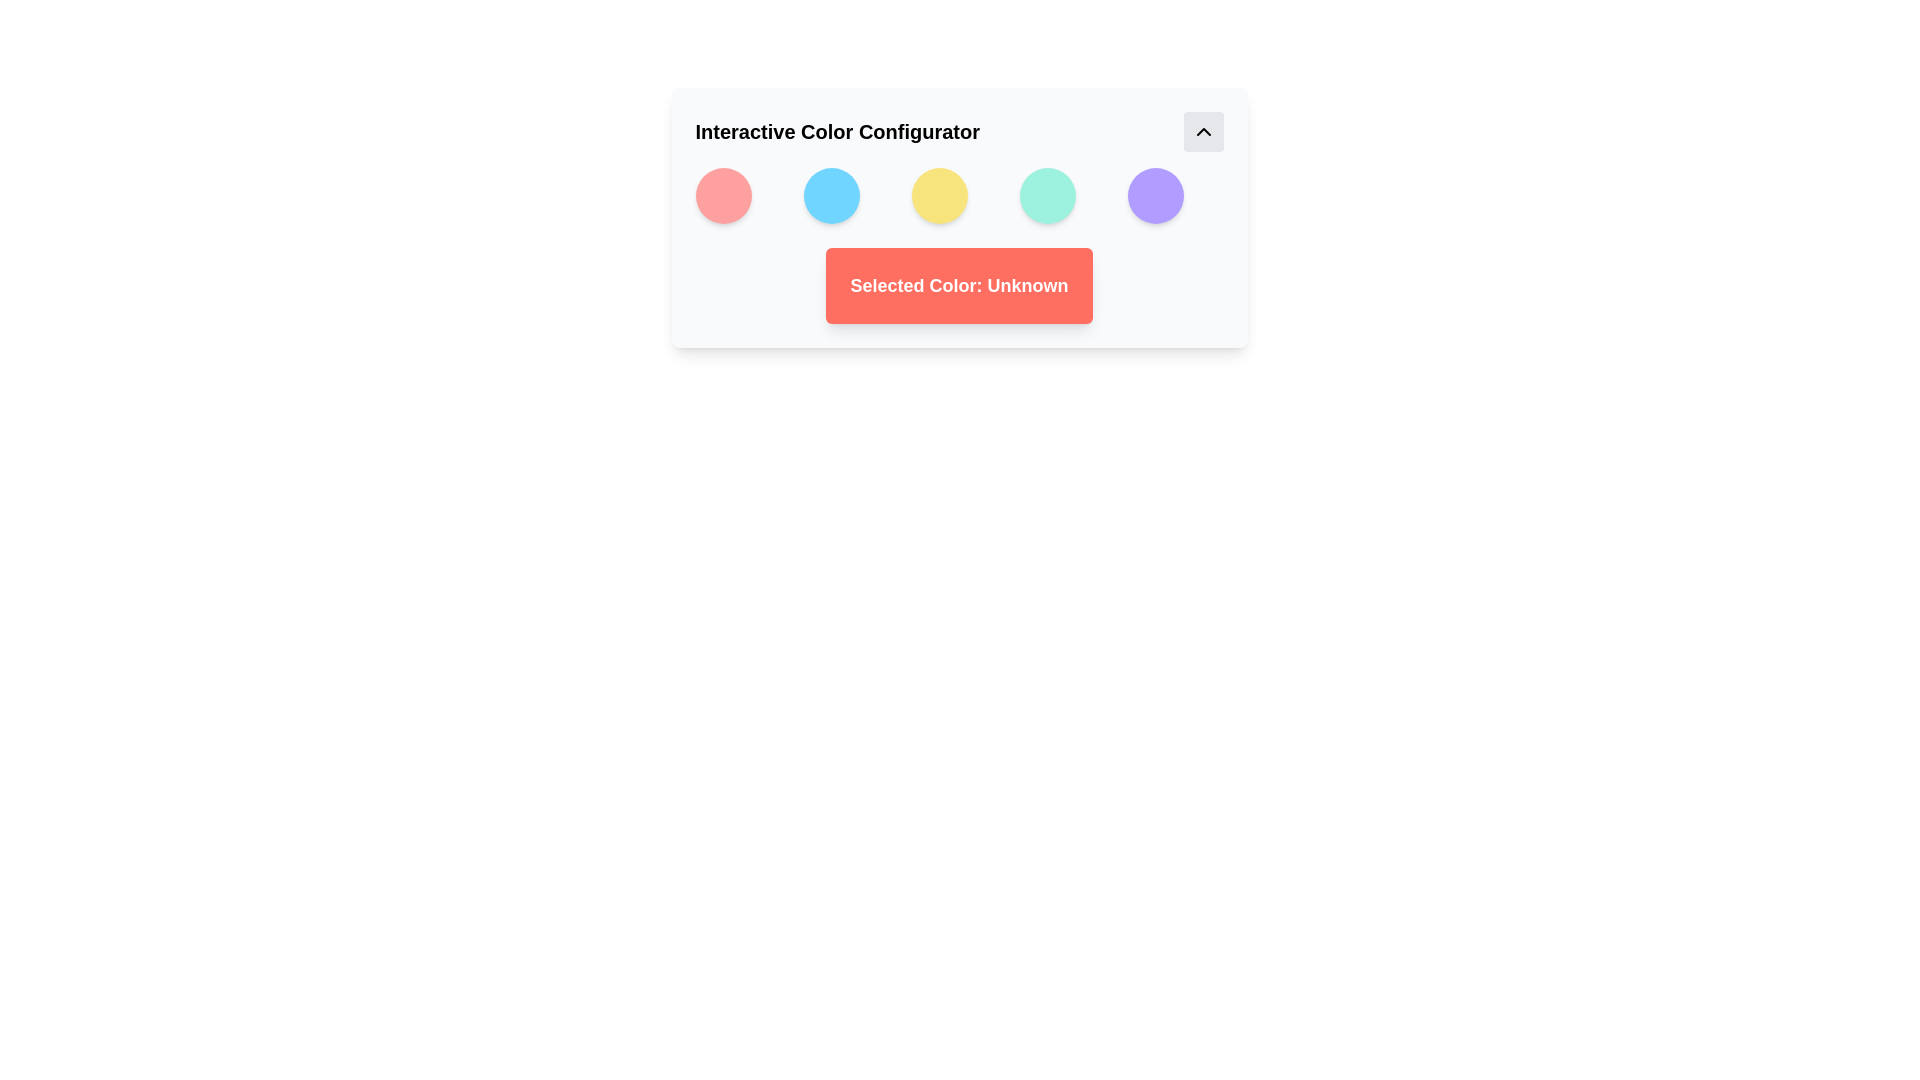 The image size is (1920, 1080). What do you see at coordinates (958, 285) in the screenshot?
I see `text content of the Text display box that currently states 'Unknown' and displays the selected color in the Interactive Color Configurator panel` at bounding box center [958, 285].